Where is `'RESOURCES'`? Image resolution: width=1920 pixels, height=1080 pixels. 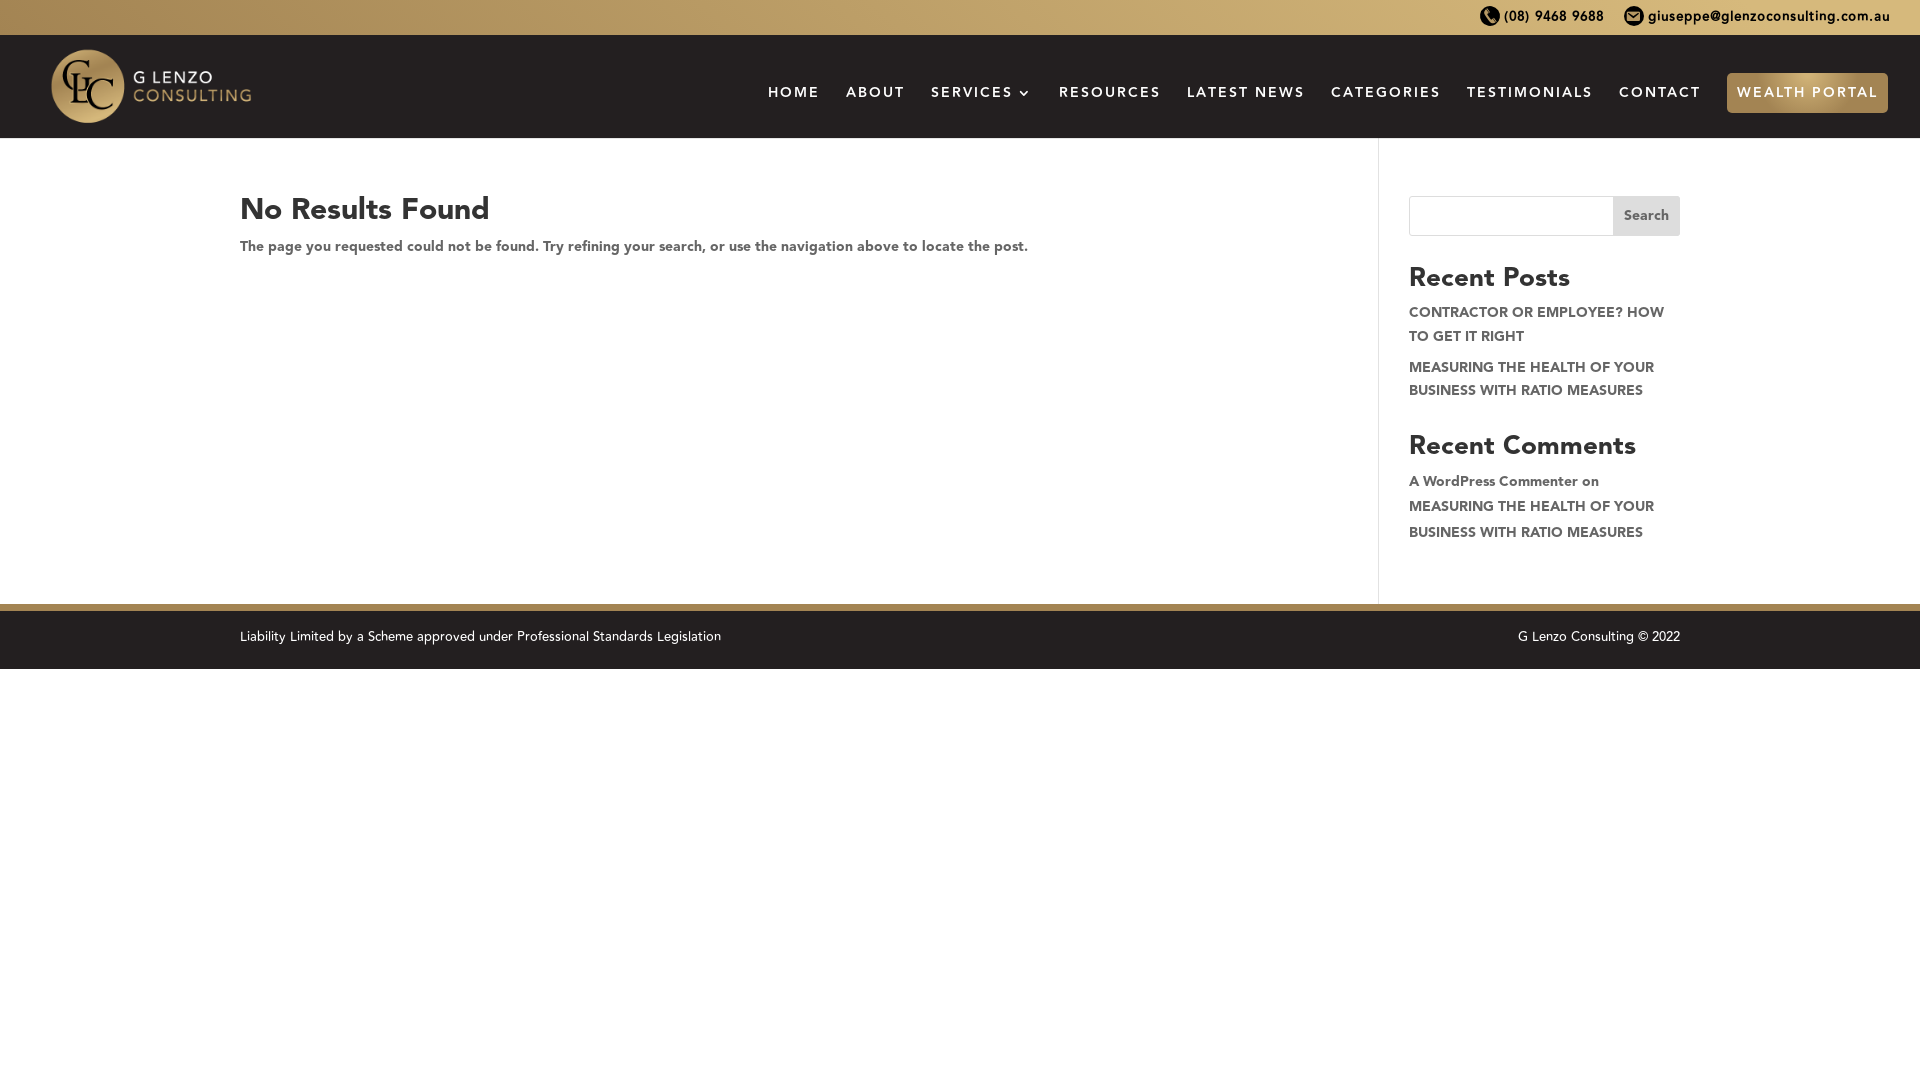
'RESOURCES' is located at coordinates (1108, 111).